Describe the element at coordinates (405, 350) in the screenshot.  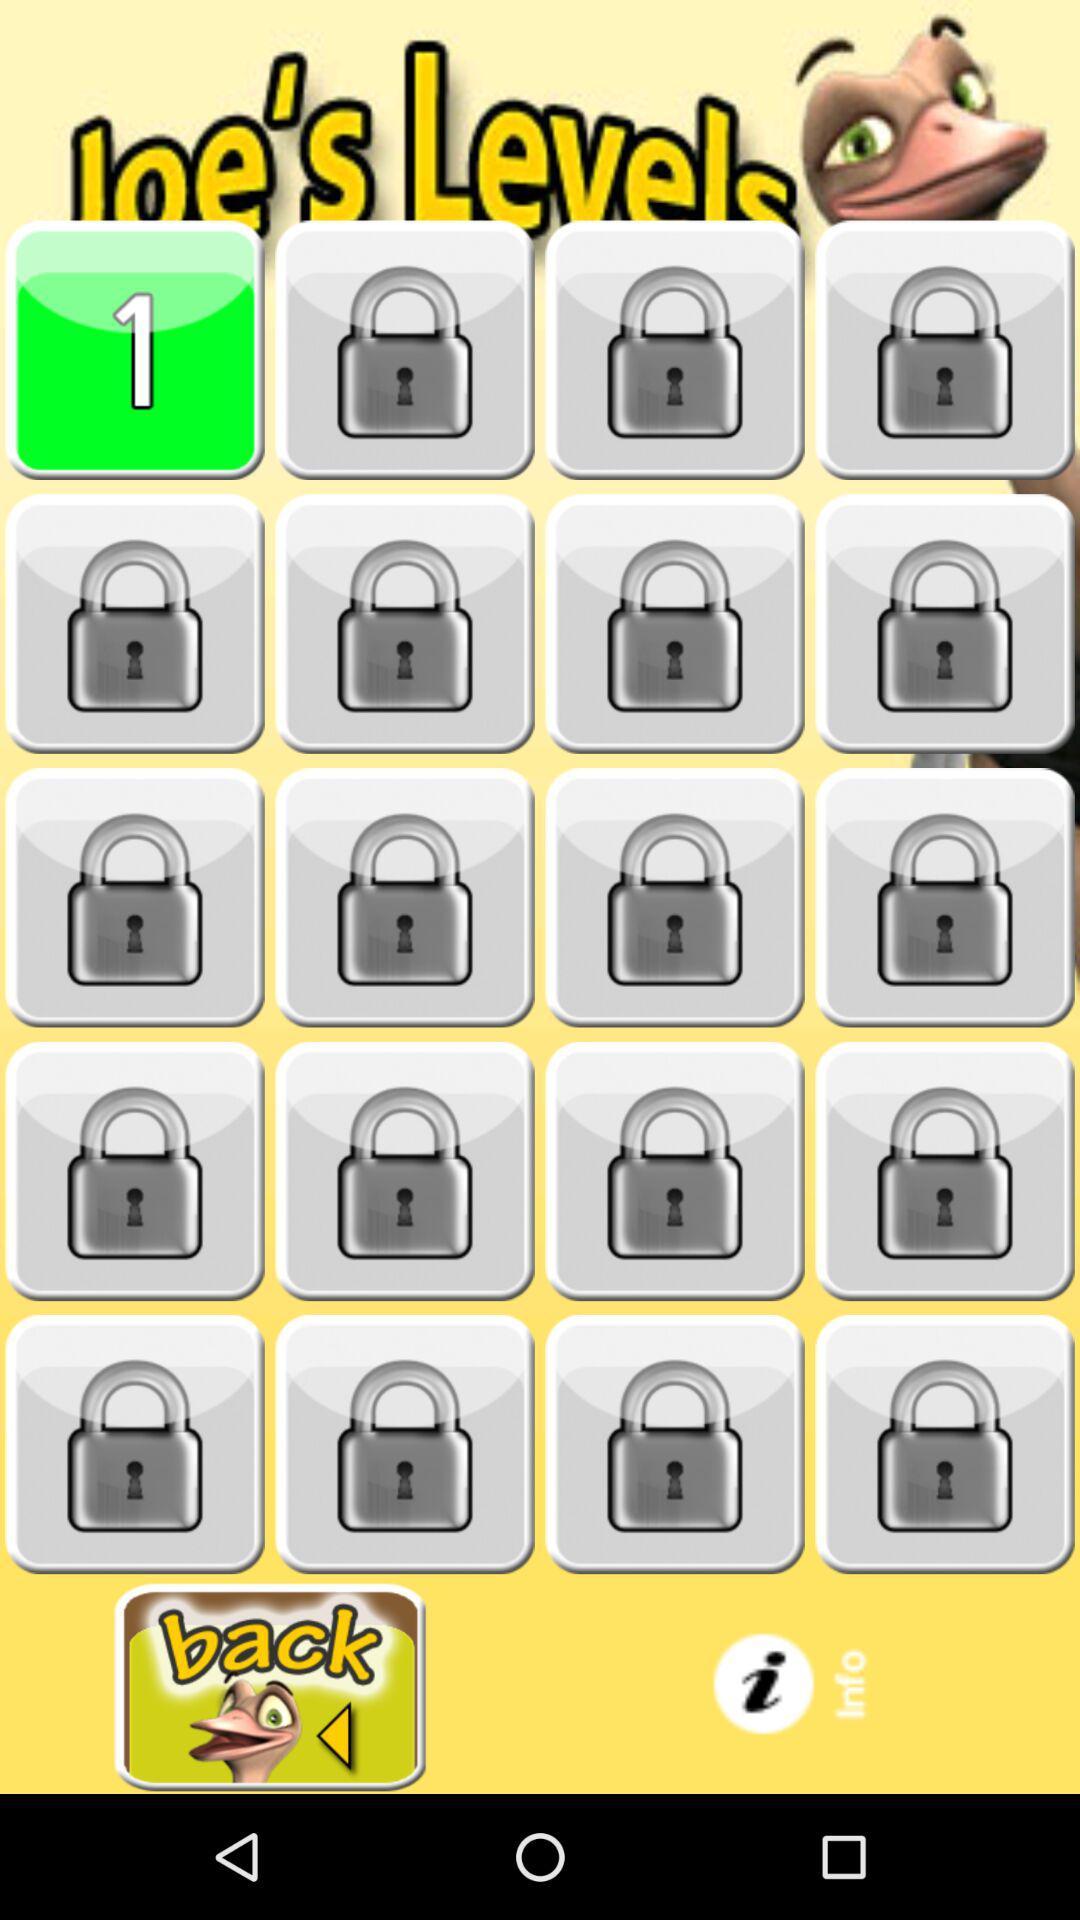
I see `to unlock` at that location.